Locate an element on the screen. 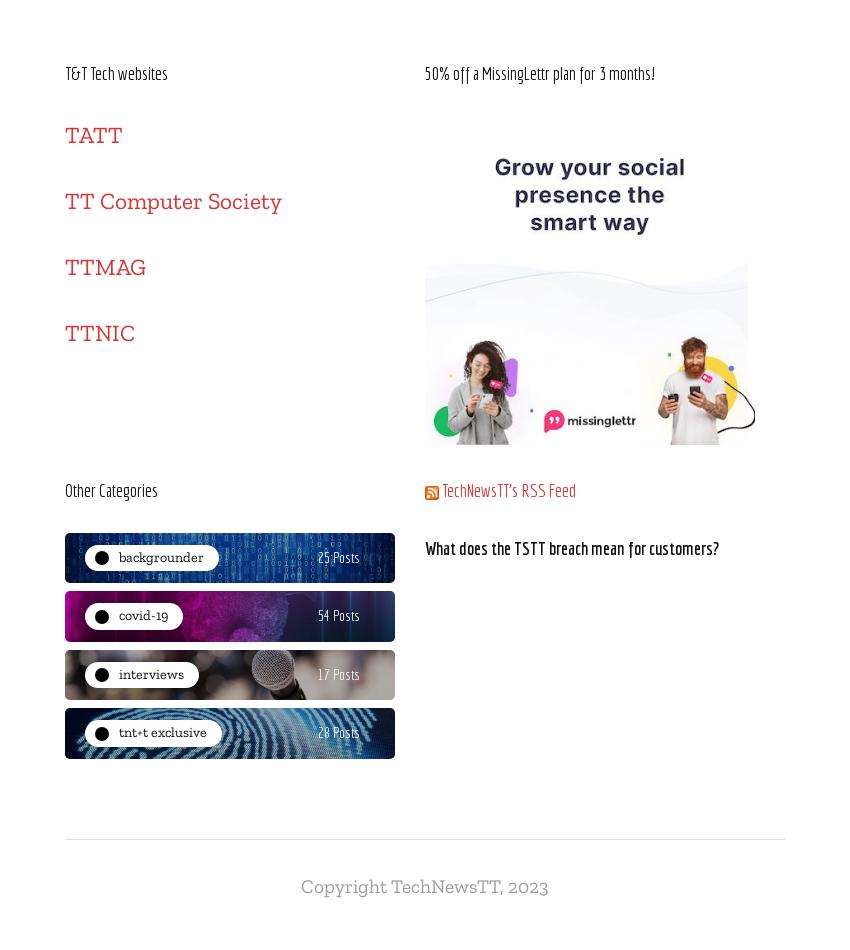 The width and height of the screenshot is (850, 950). 'TTNIC' is located at coordinates (98, 331).